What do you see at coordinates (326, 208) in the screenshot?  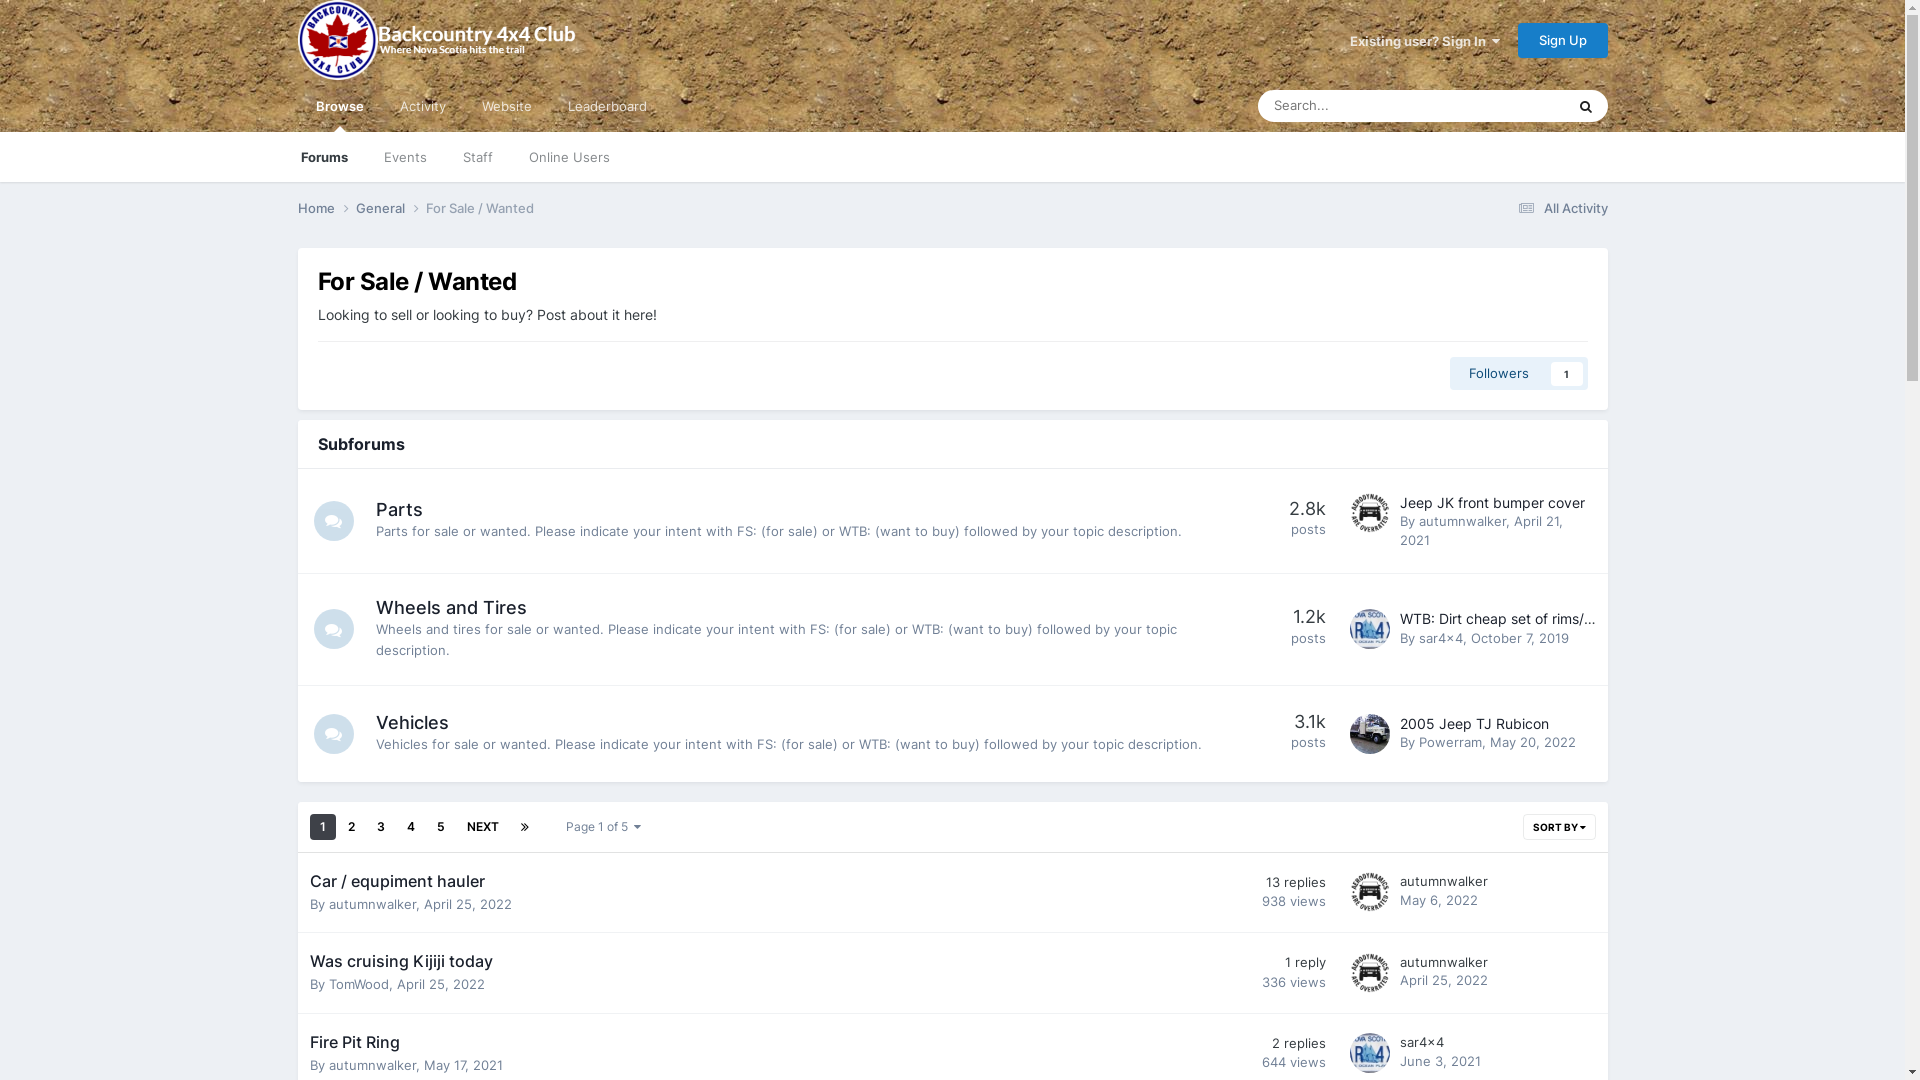 I see `'Home'` at bounding box center [326, 208].